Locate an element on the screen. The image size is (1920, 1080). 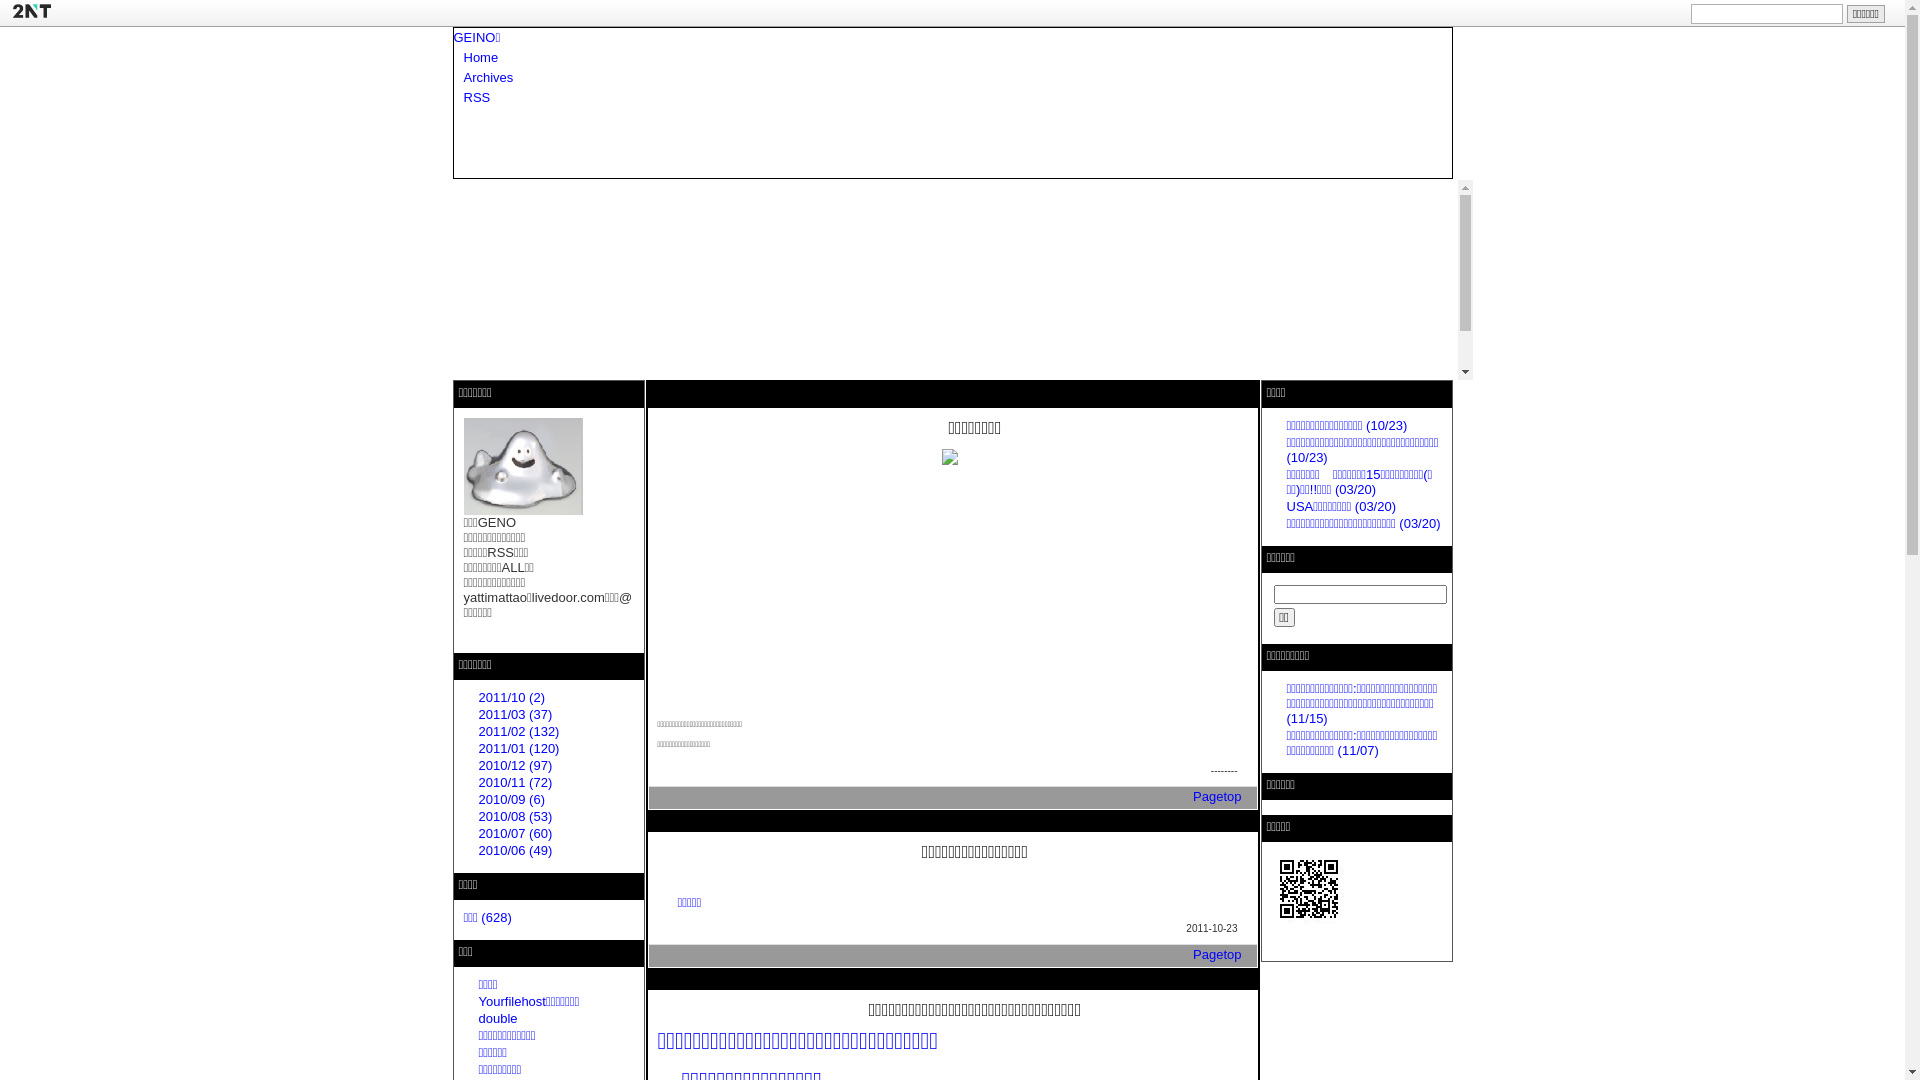
'RSS' is located at coordinates (463, 97).